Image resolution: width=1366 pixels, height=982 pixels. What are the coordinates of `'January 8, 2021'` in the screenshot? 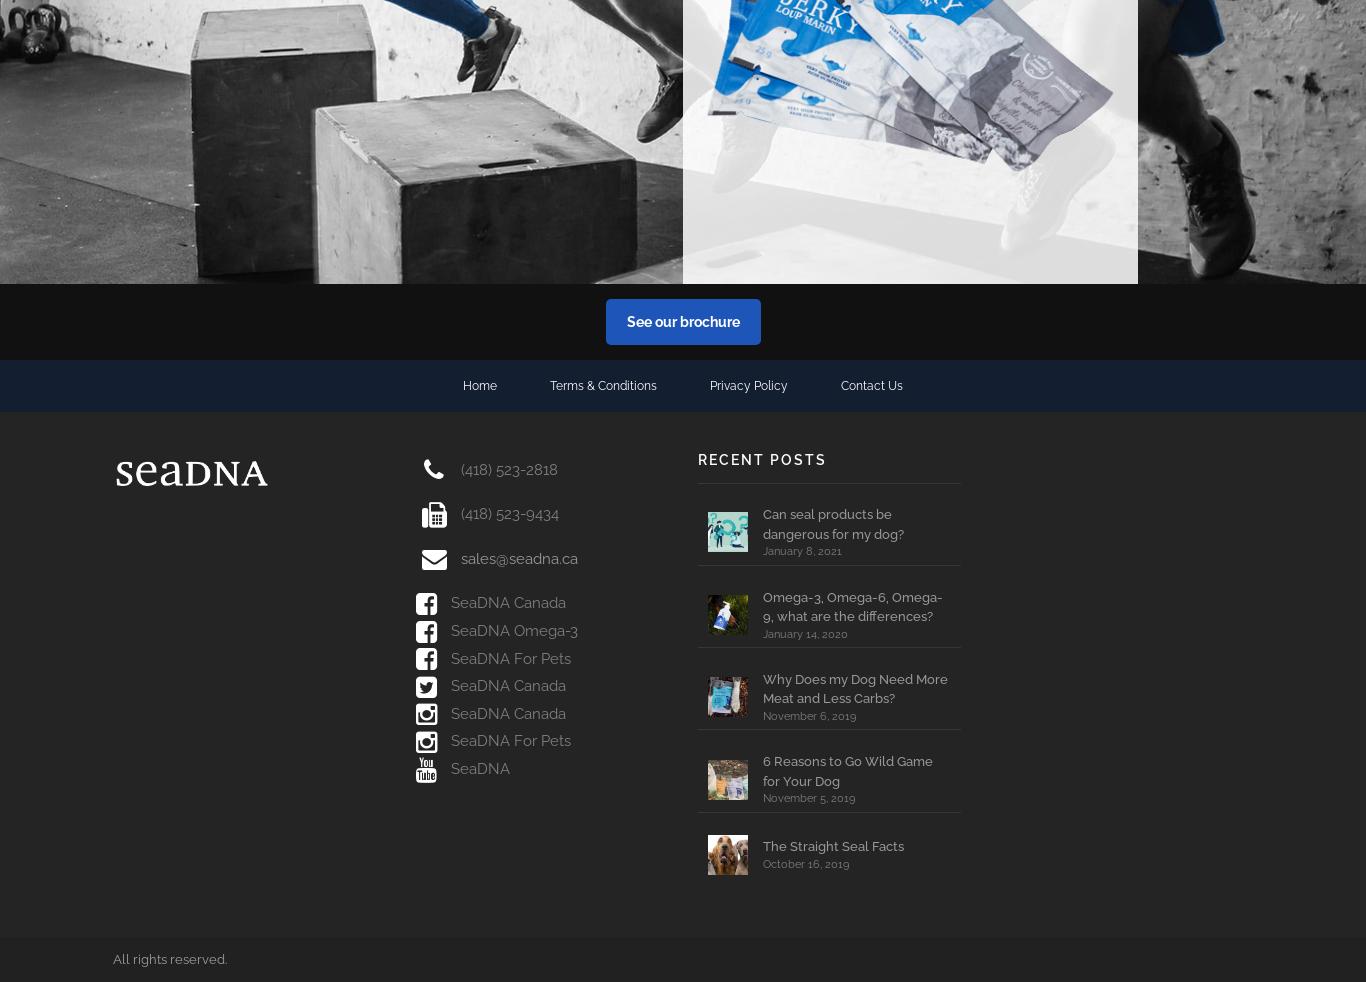 It's located at (801, 550).